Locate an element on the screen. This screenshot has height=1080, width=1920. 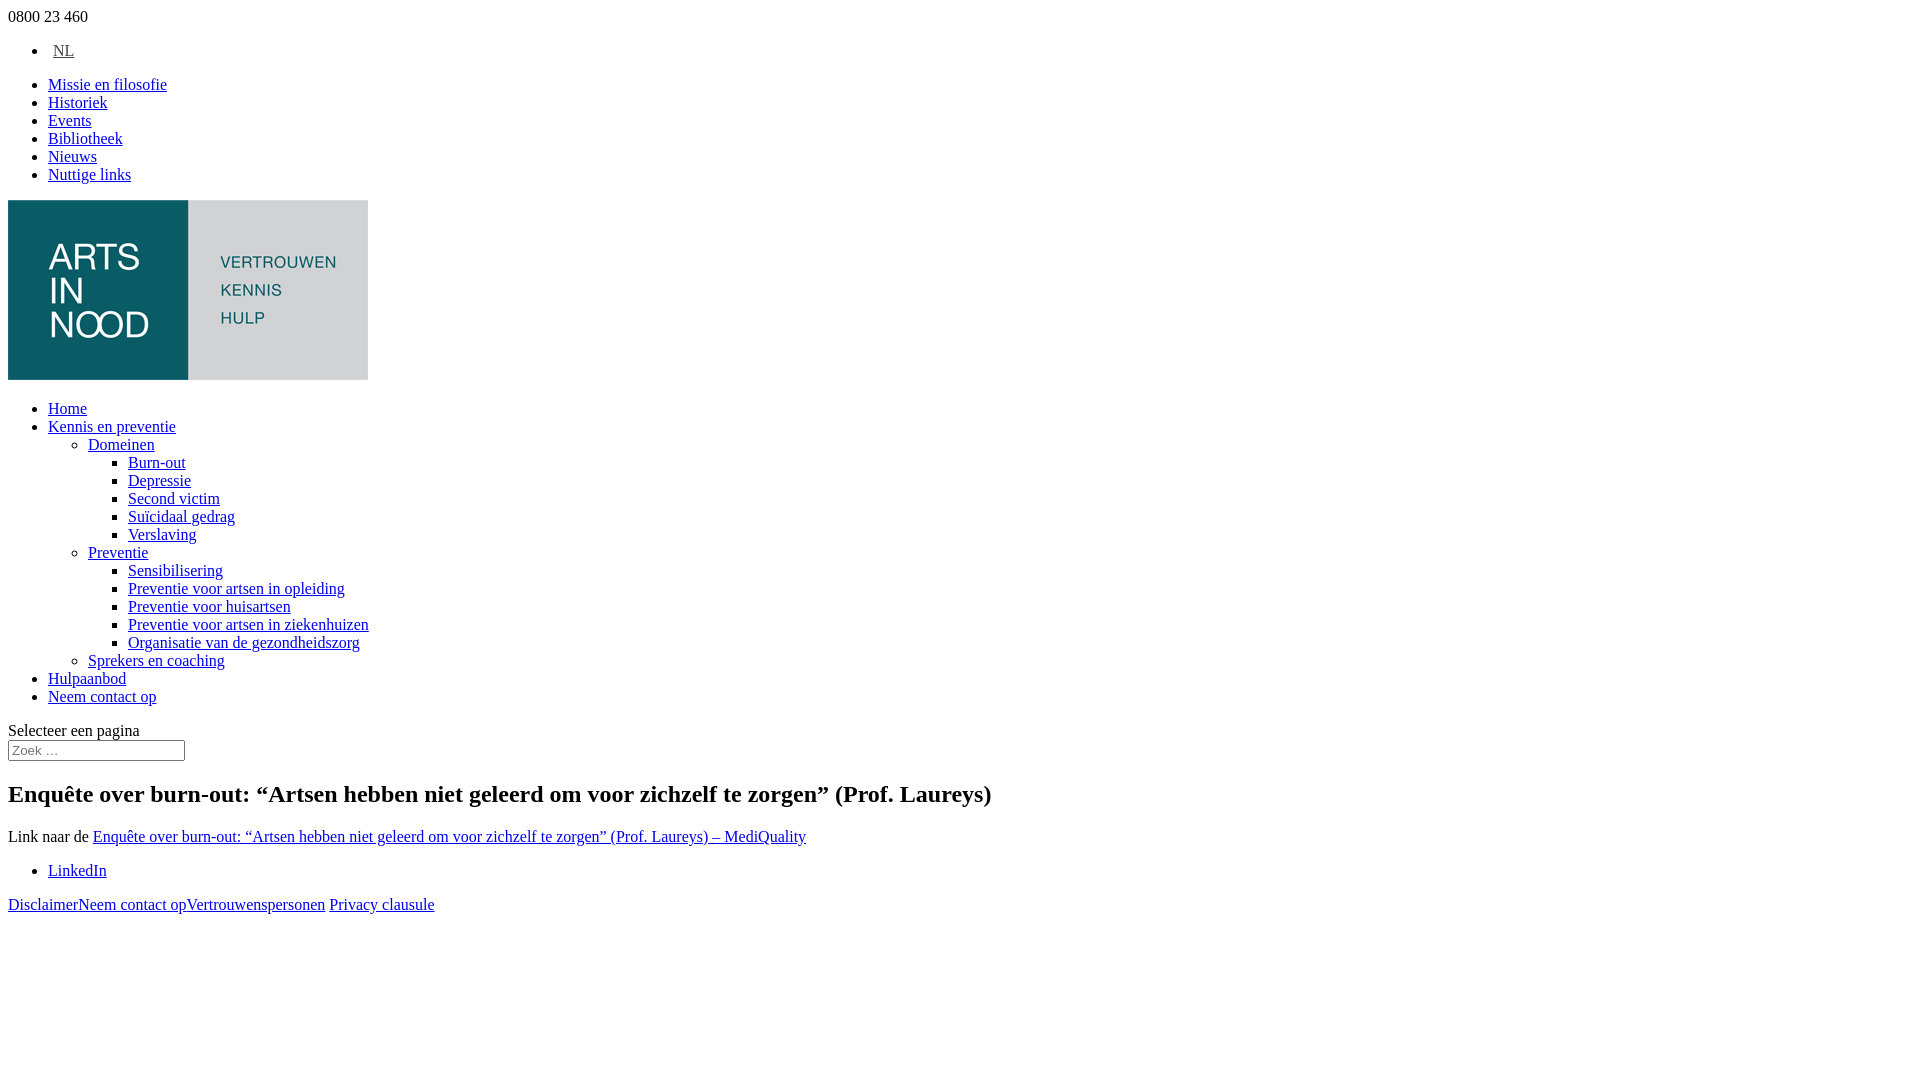
'Preventie voor huisartsen' is located at coordinates (127, 605).